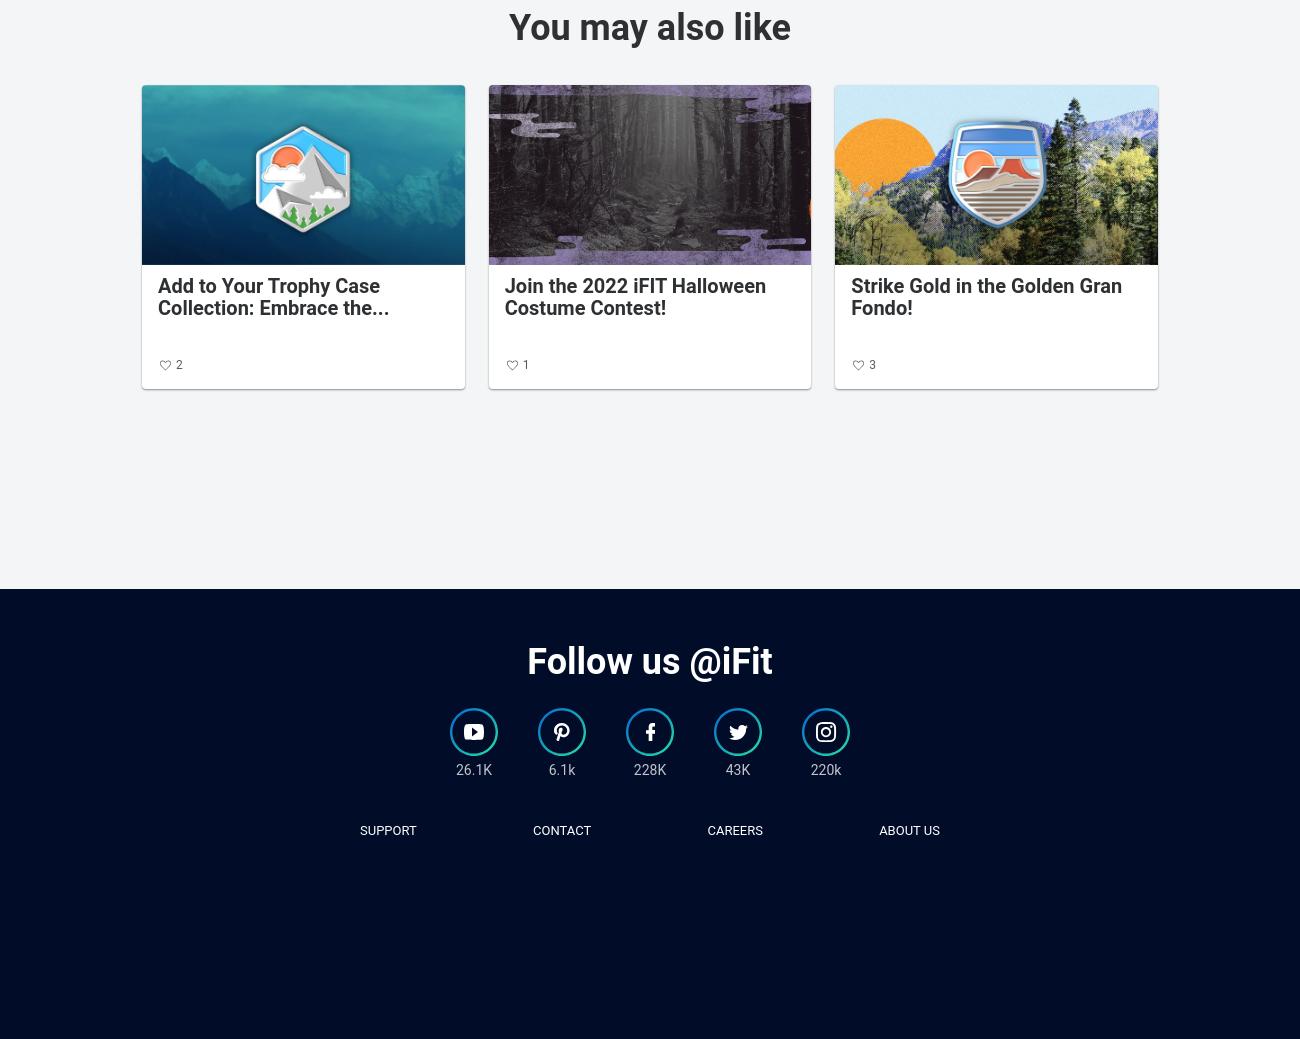 The image size is (1300, 1039). What do you see at coordinates (649, 767) in the screenshot?
I see `'228K'` at bounding box center [649, 767].